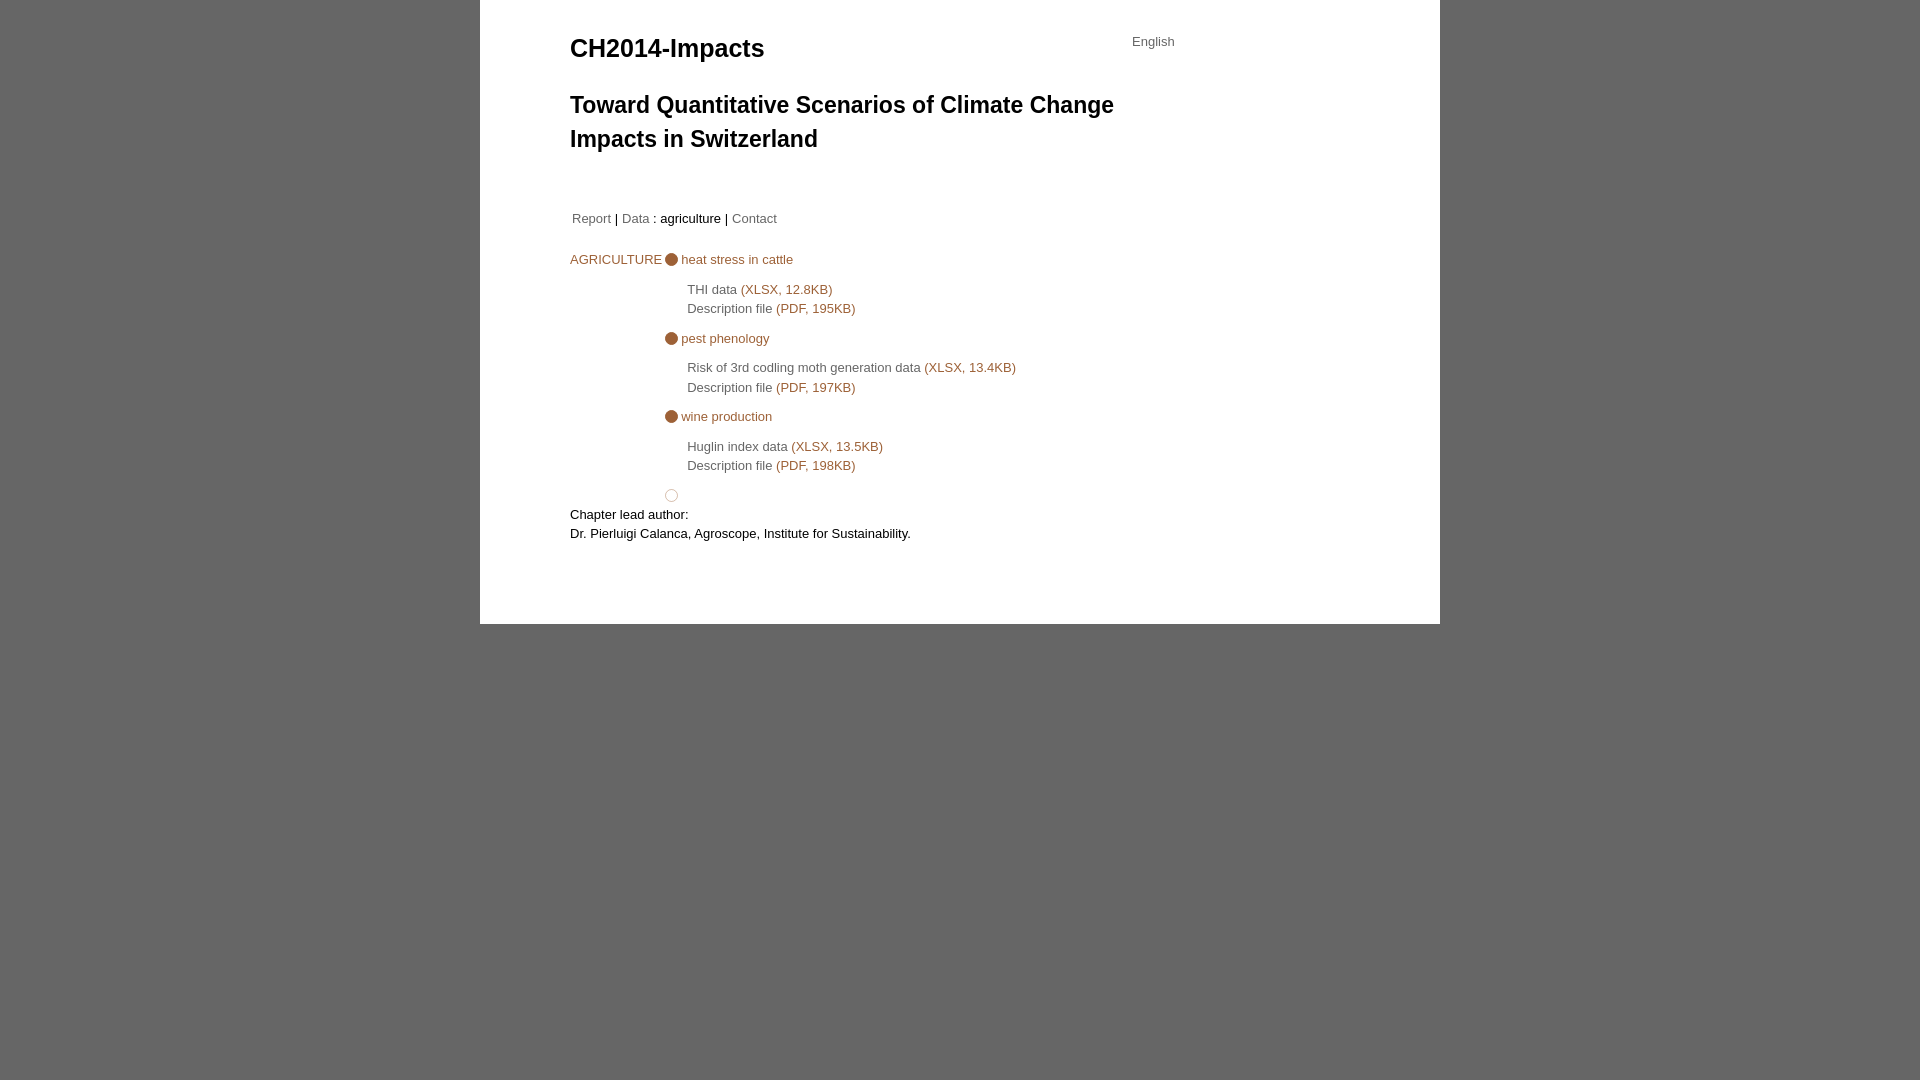 This screenshot has height=1080, width=1920. What do you see at coordinates (634, 217) in the screenshot?
I see `'Data'` at bounding box center [634, 217].